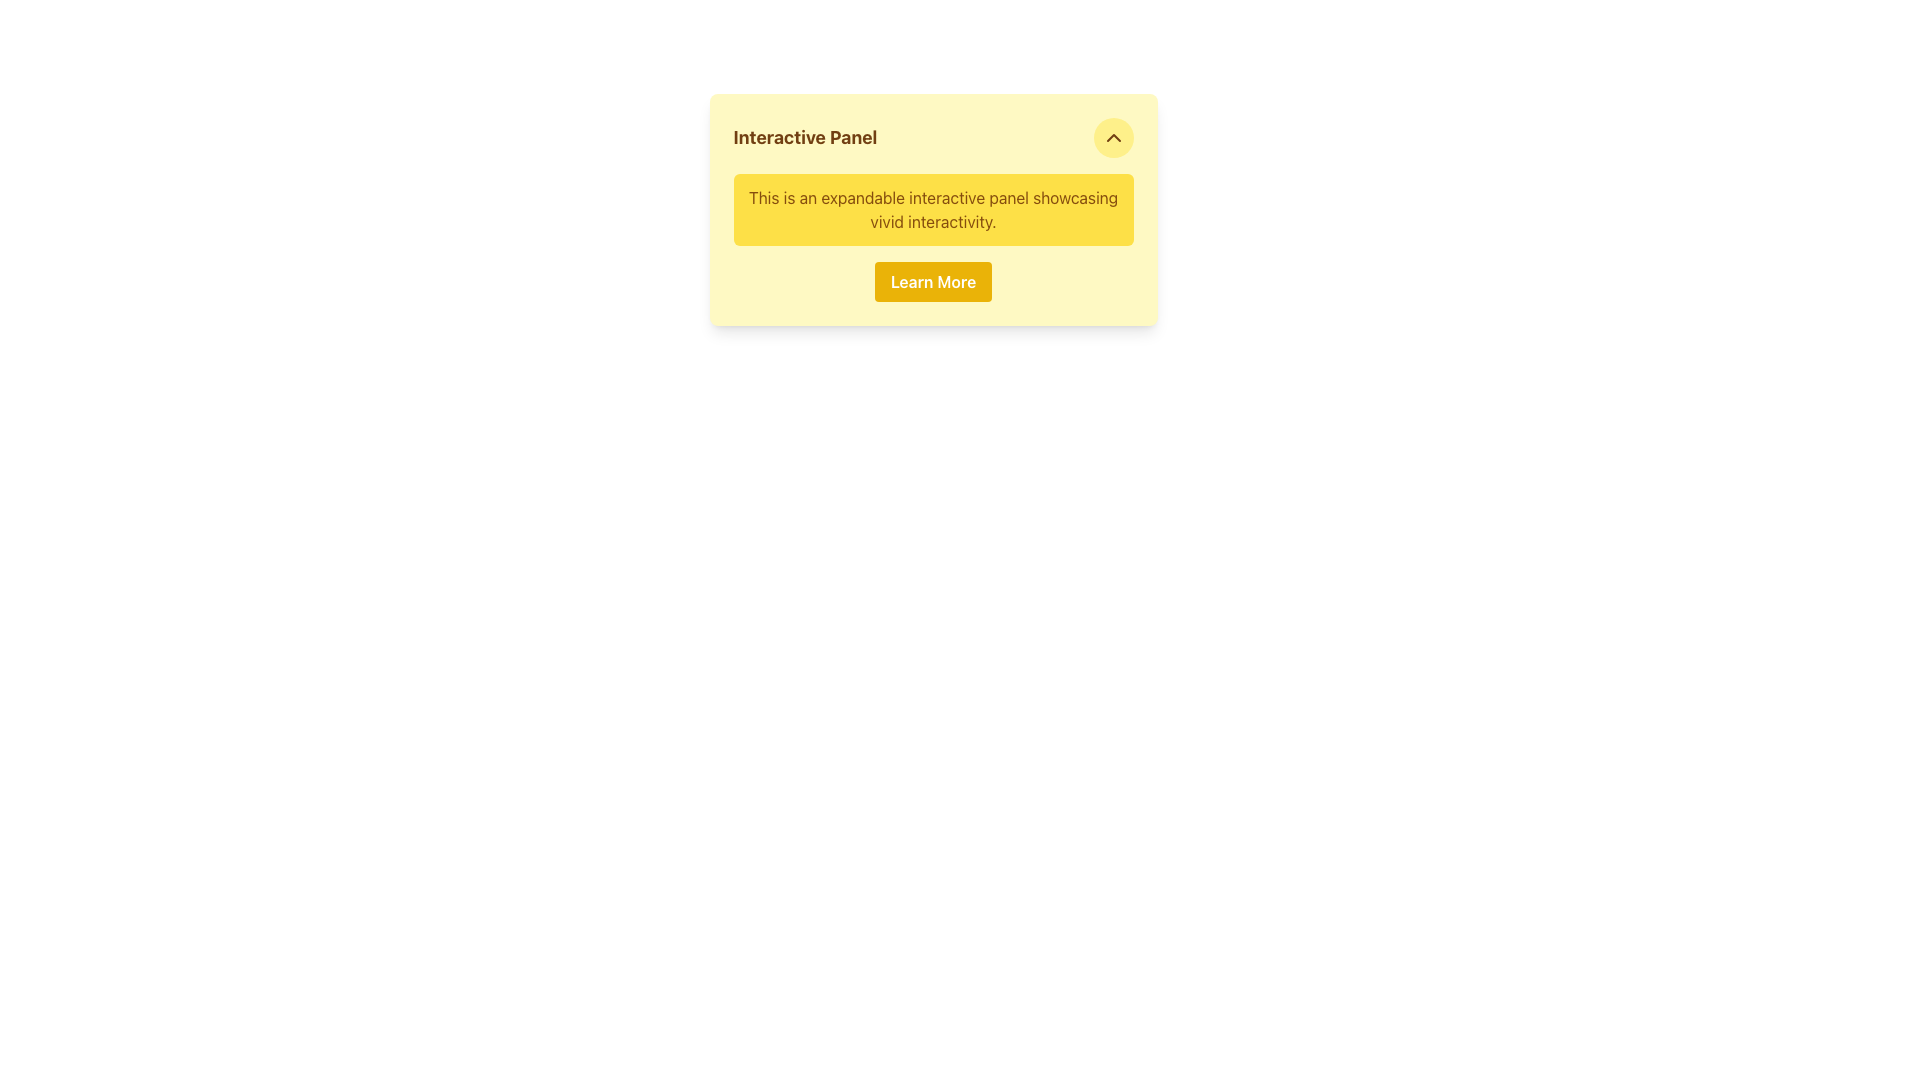  What do you see at coordinates (1112, 137) in the screenshot?
I see `the circular button with a yellow background and an up-arrow icon located at the top-right corner of the 'Interactive Panel'` at bounding box center [1112, 137].